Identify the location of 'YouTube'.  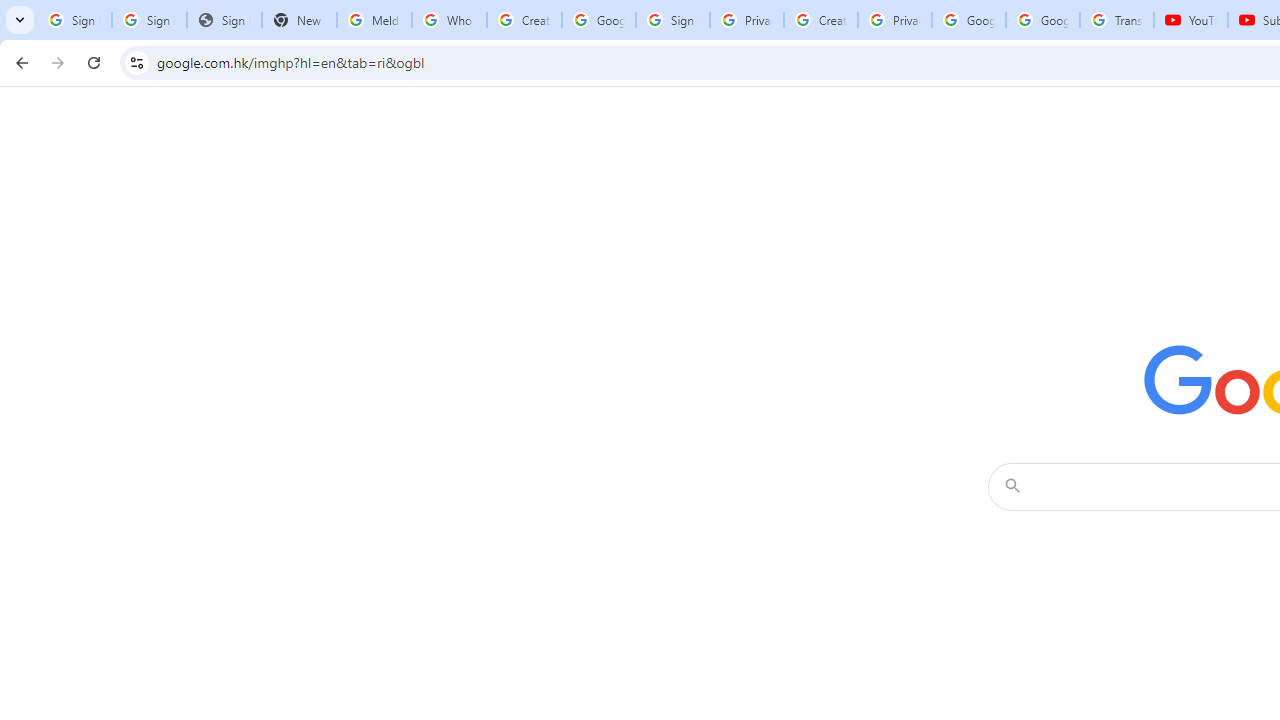
(1191, 20).